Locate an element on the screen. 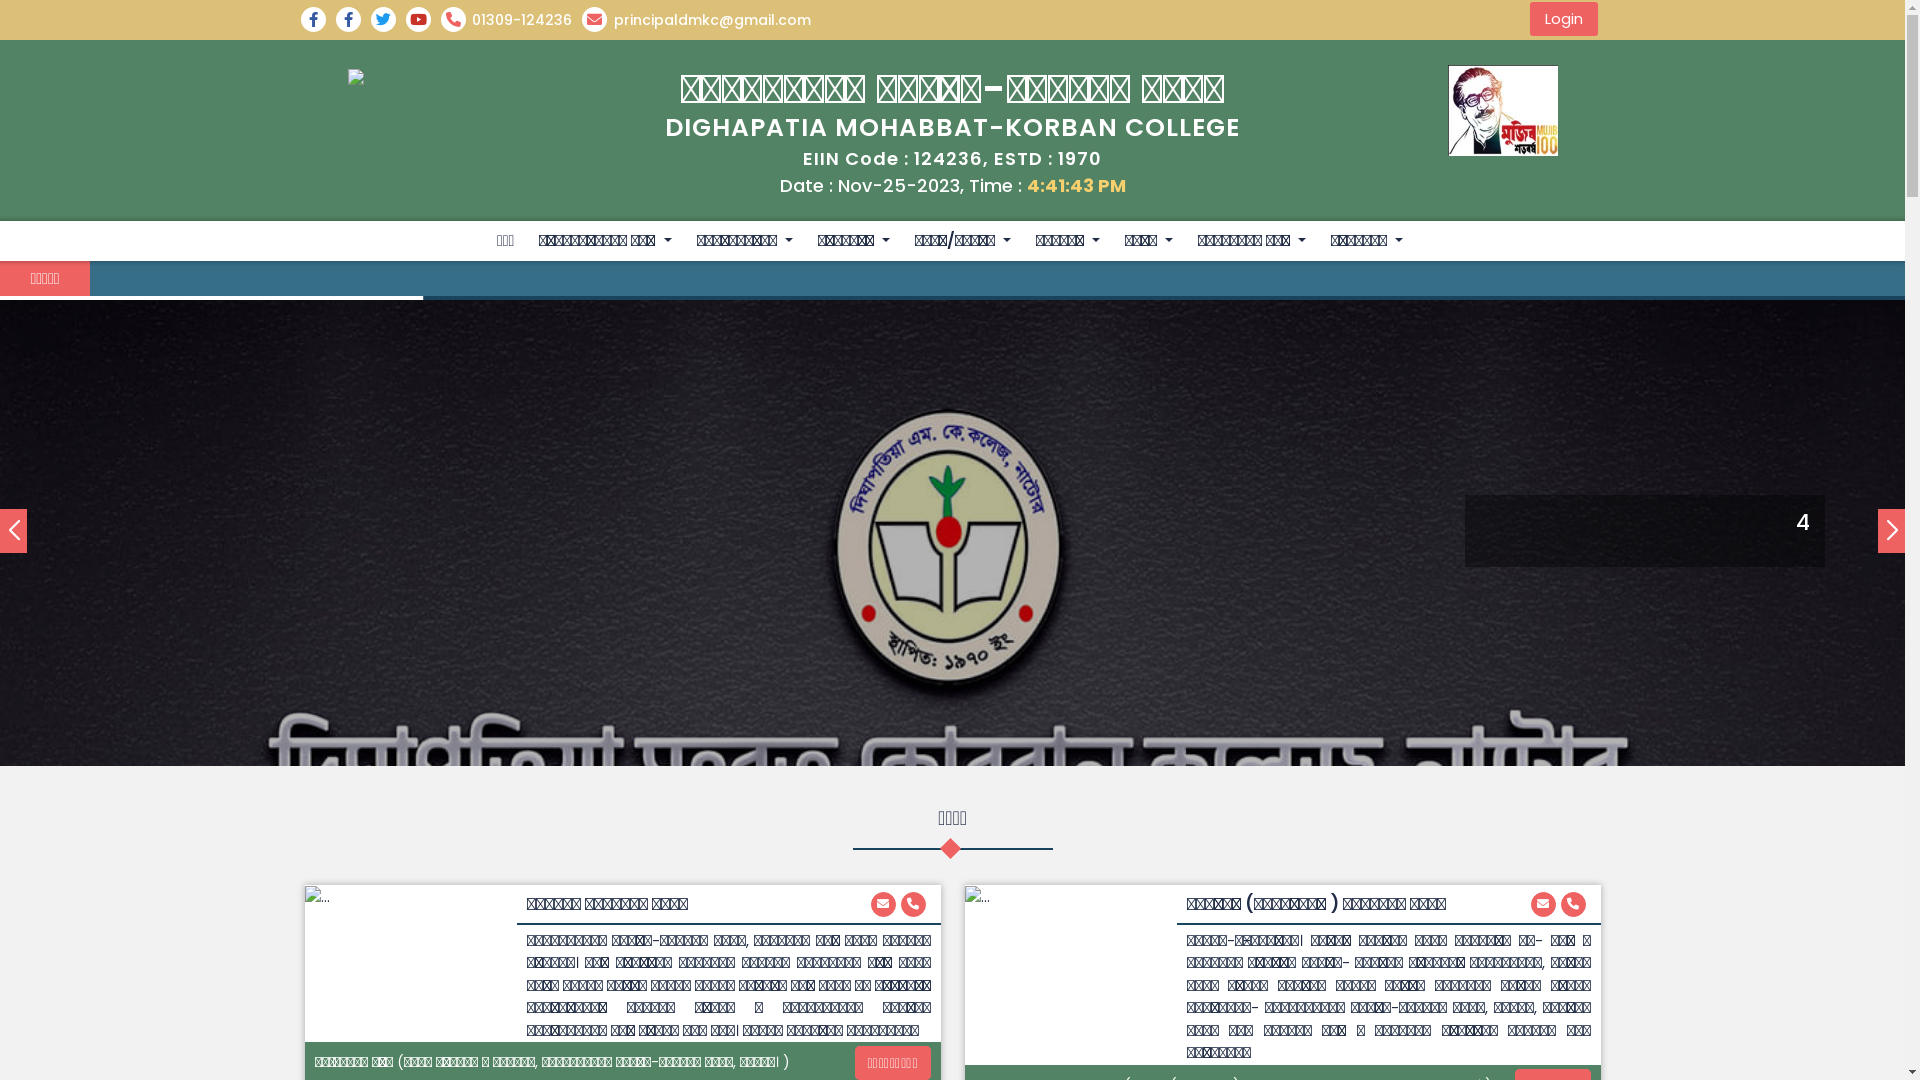  '01718663848' is located at coordinates (1571, 904).